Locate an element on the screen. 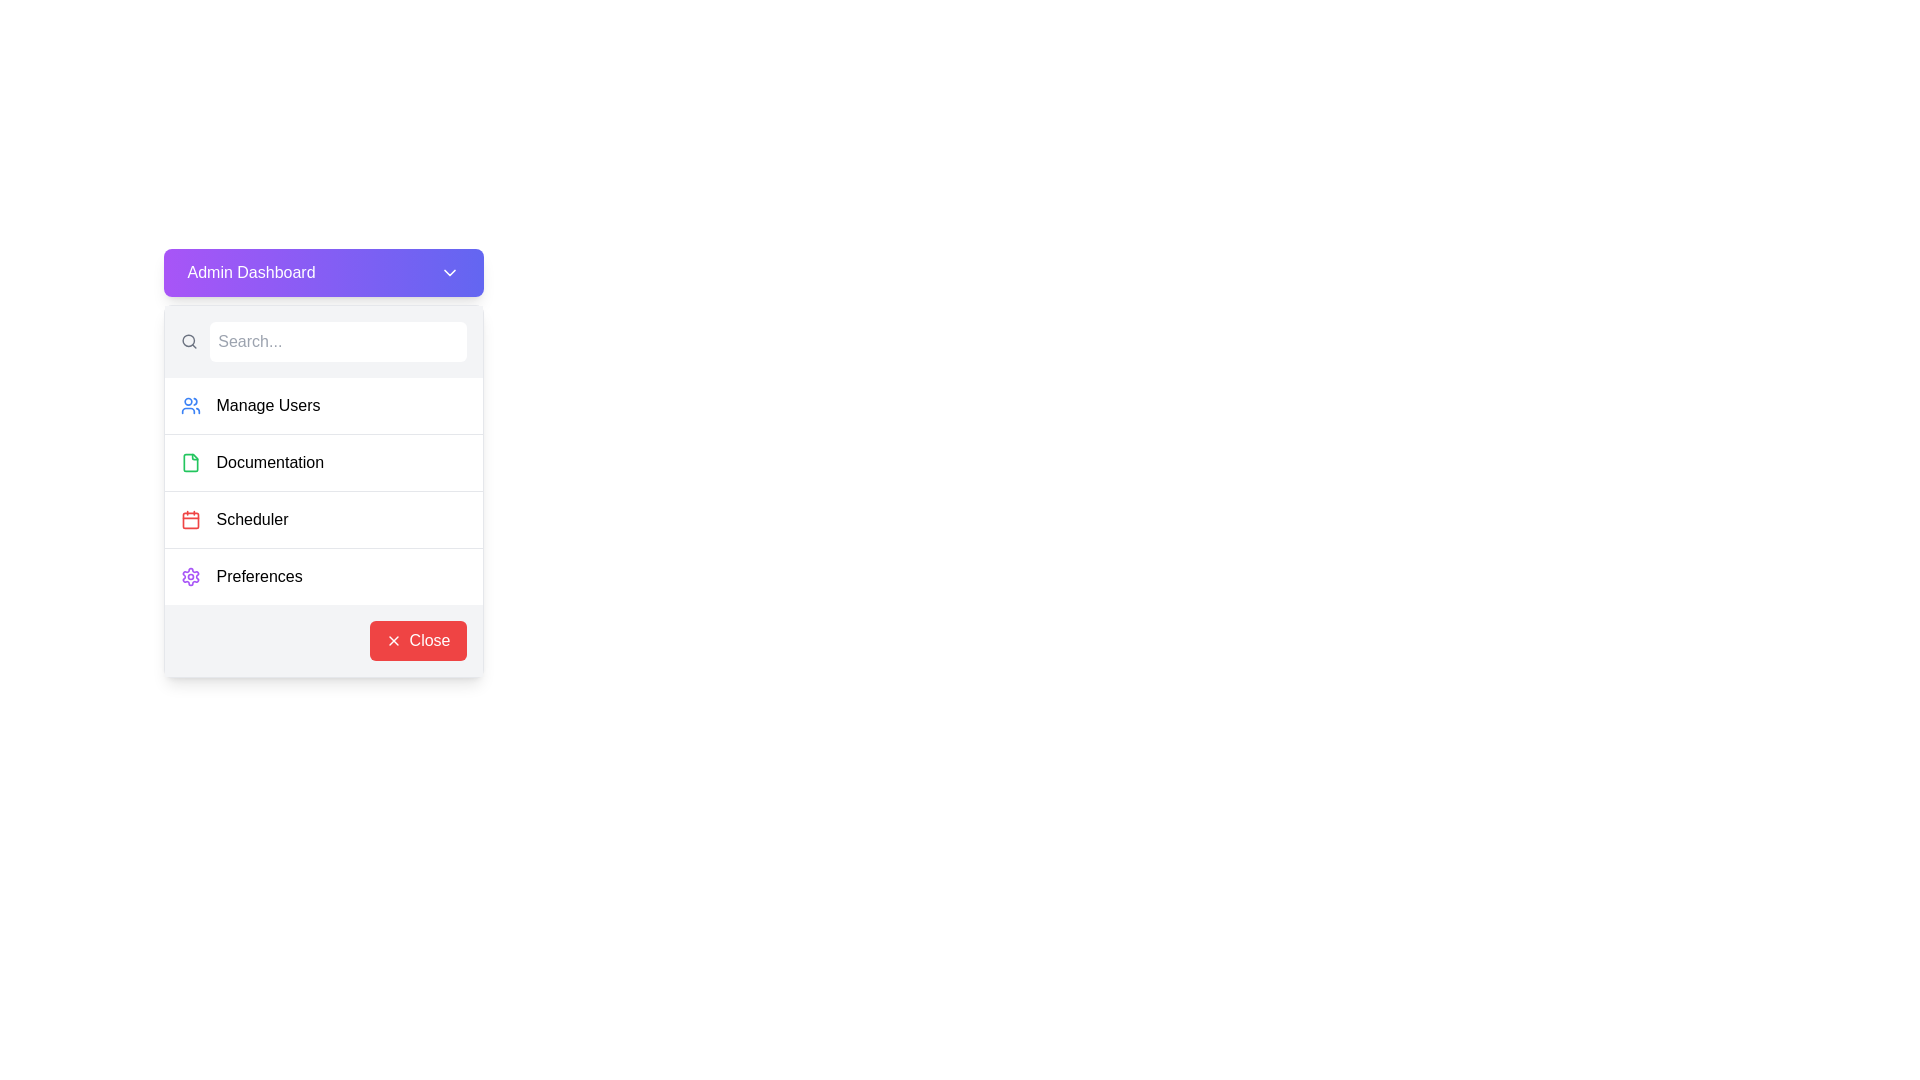 The image size is (1920, 1080). the close button located at the right end of the footer section of the card-like UI structure to interact via keyboard is located at coordinates (416, 640).